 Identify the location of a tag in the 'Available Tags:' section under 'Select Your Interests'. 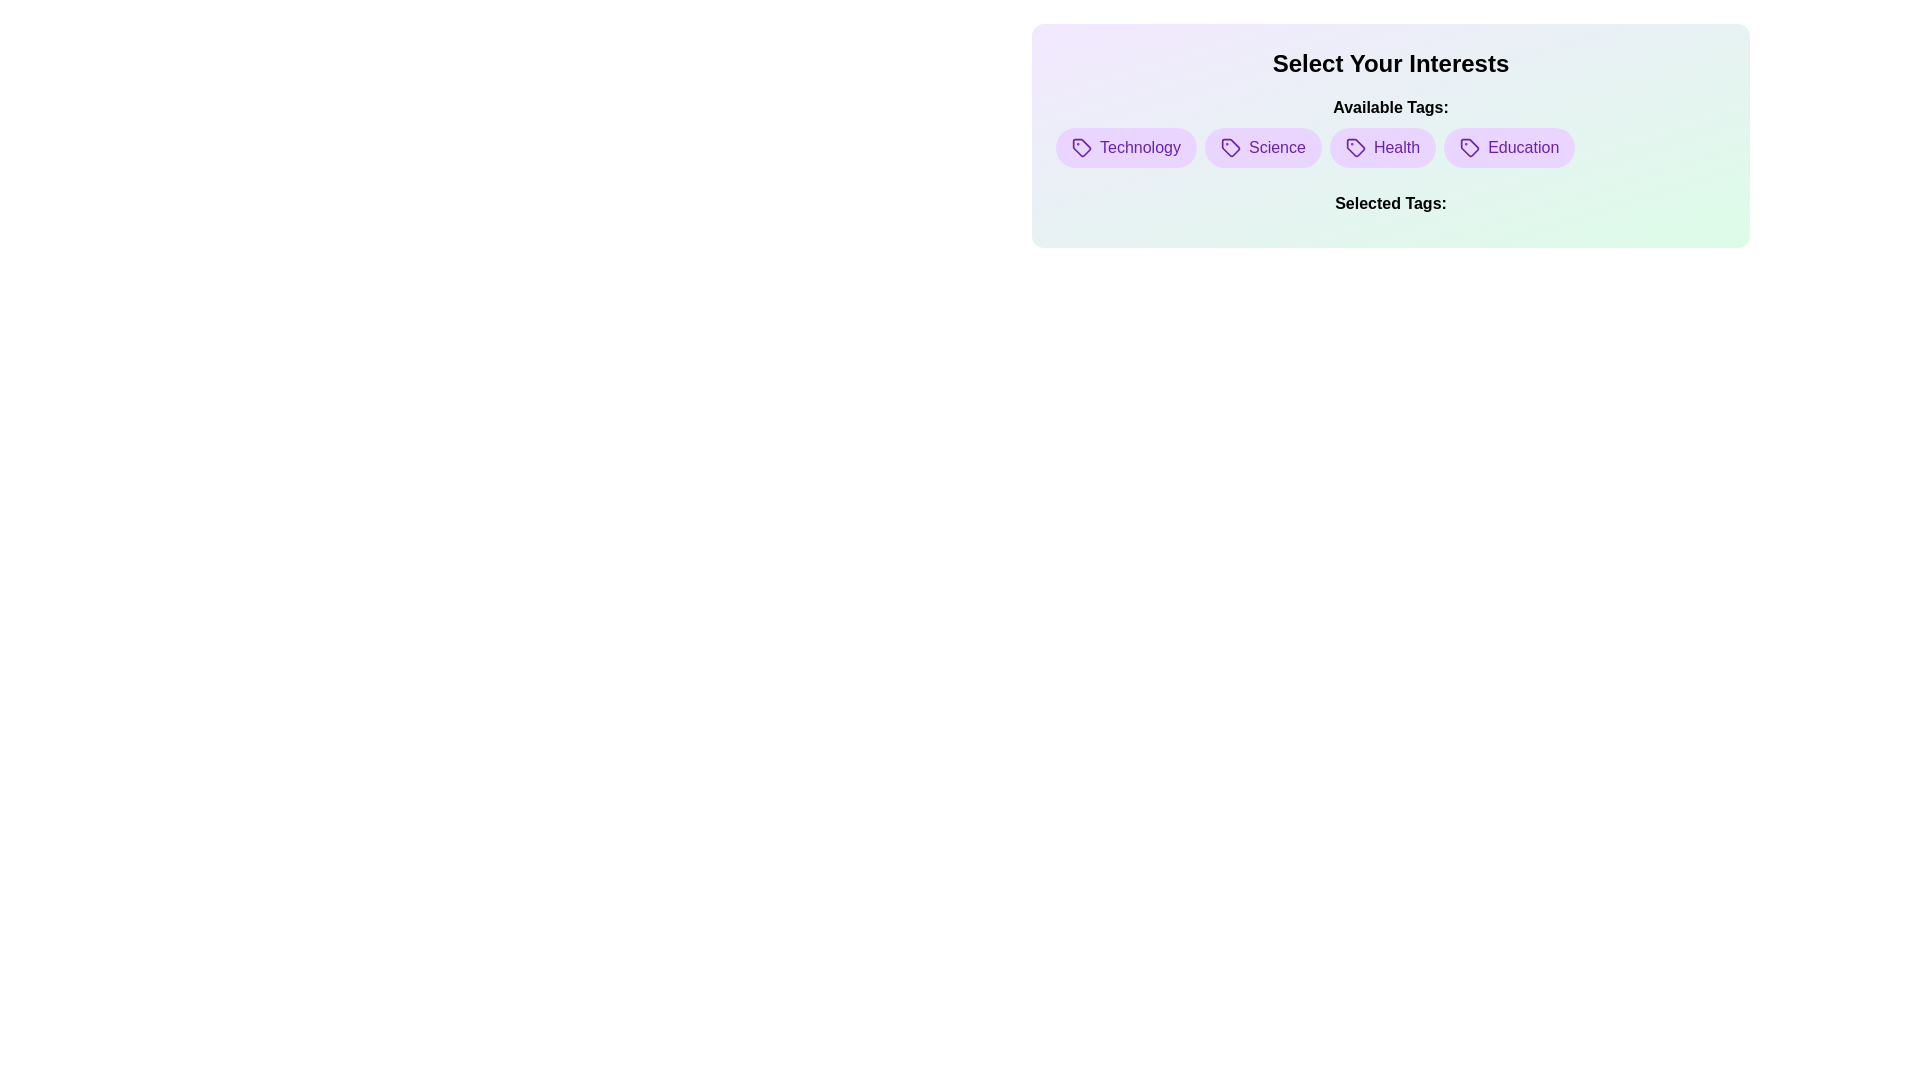
(1390, 131).